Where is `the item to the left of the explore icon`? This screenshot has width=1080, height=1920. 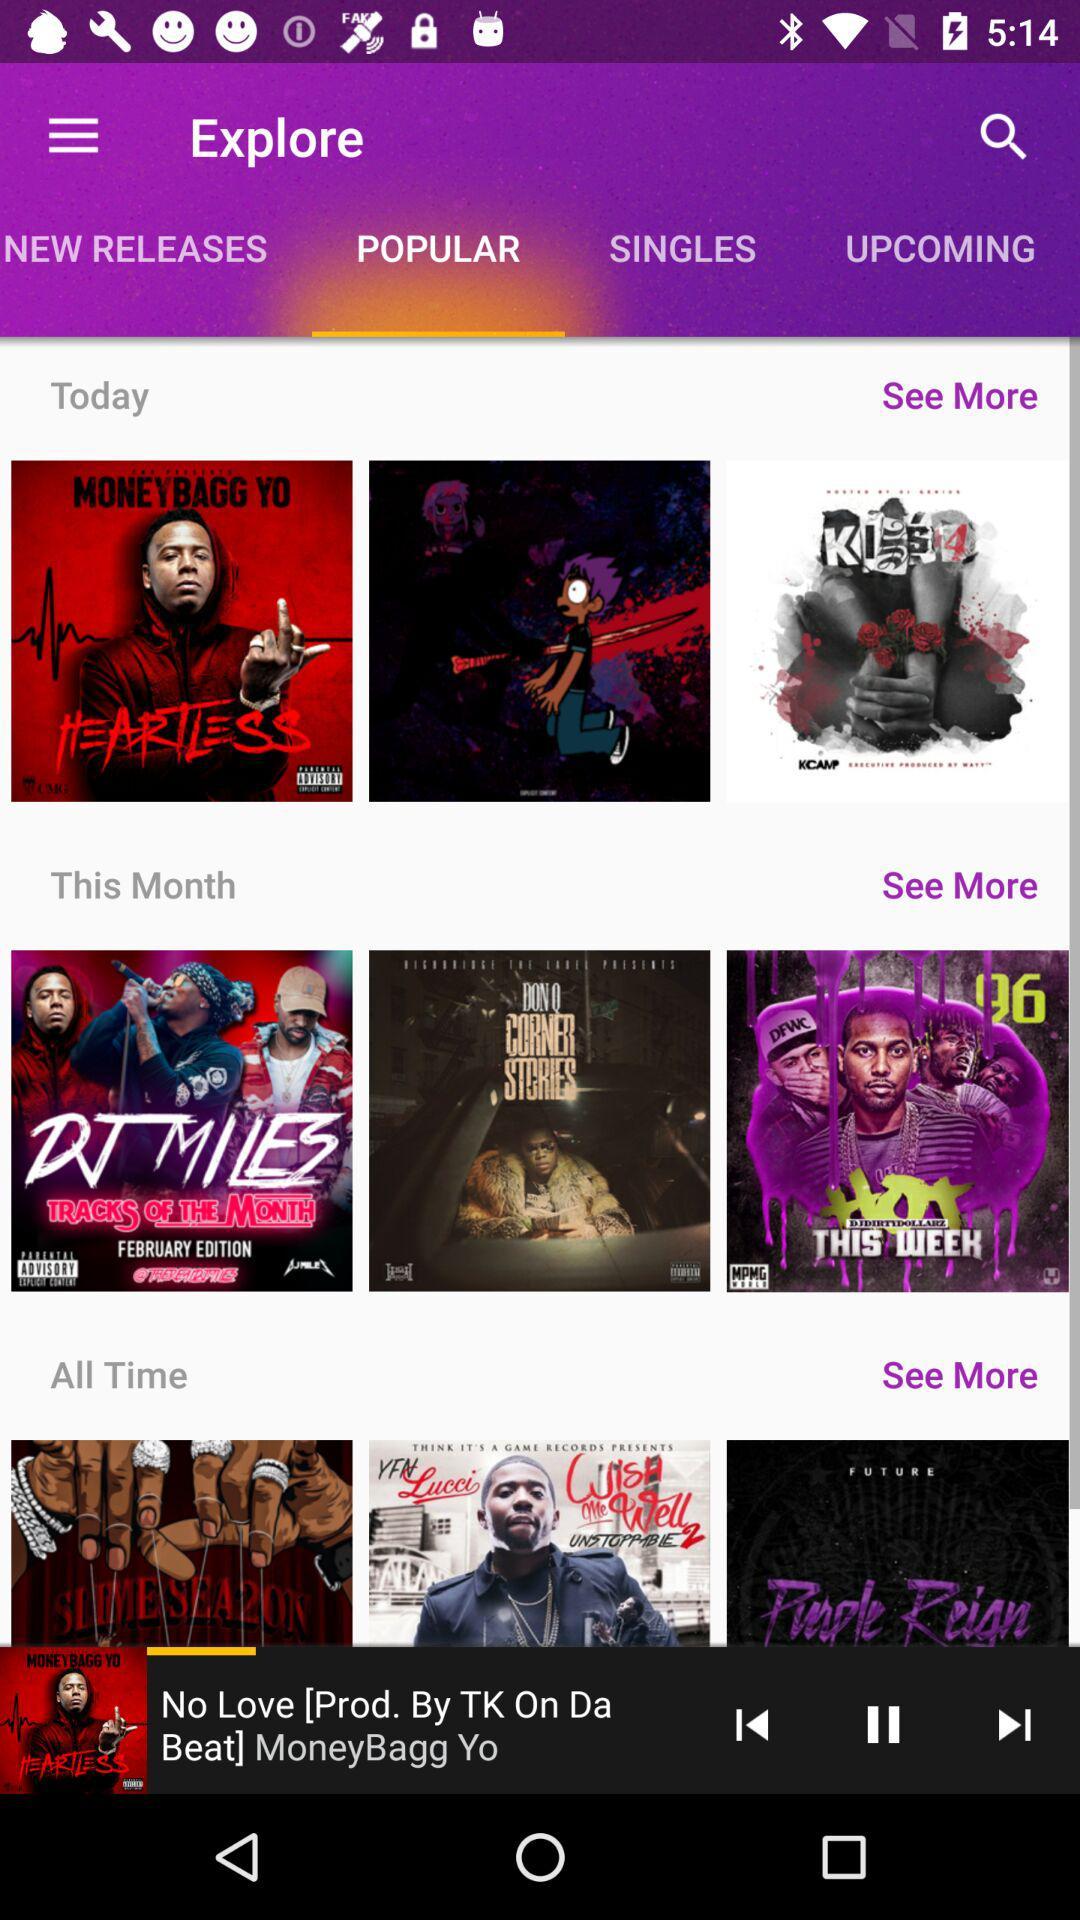 the item to the left of the explore icon is located at coordinates (72, 135).